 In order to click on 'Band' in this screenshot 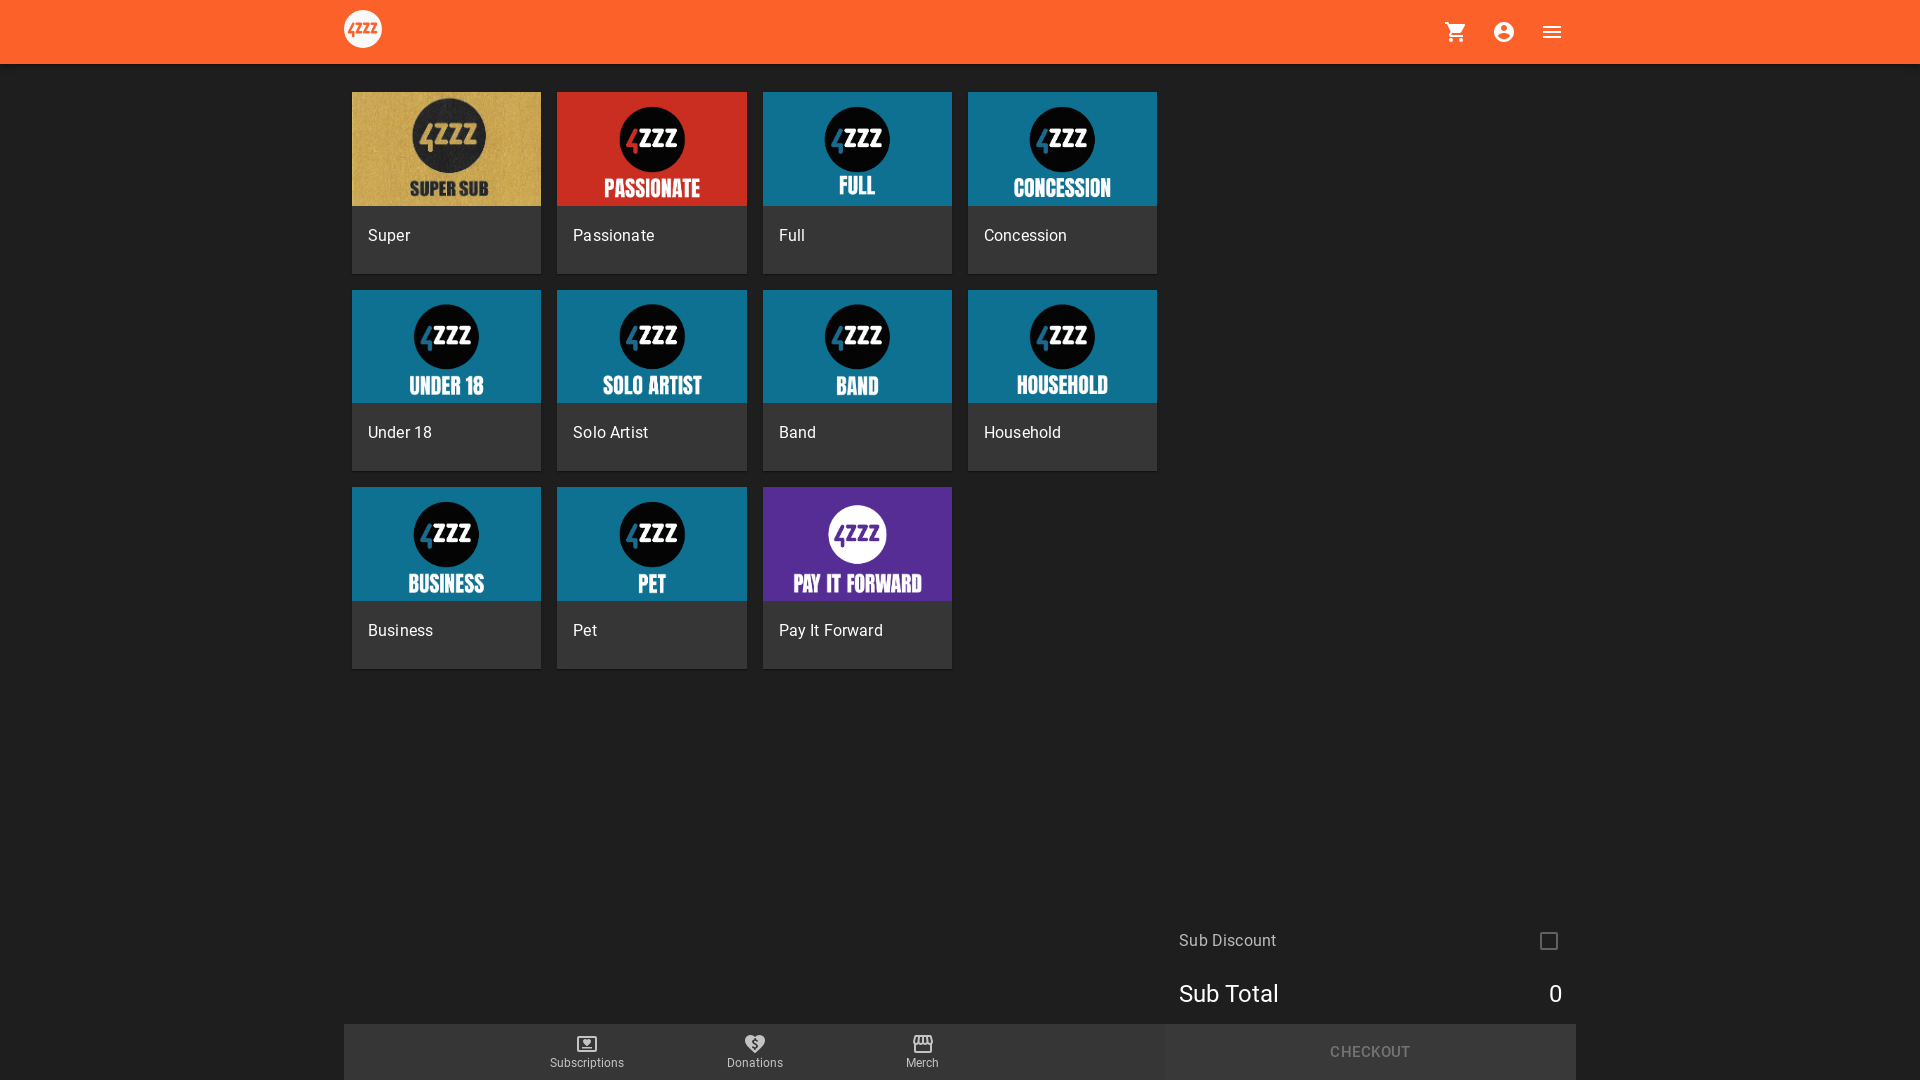, I will do `click(762, 381)`.